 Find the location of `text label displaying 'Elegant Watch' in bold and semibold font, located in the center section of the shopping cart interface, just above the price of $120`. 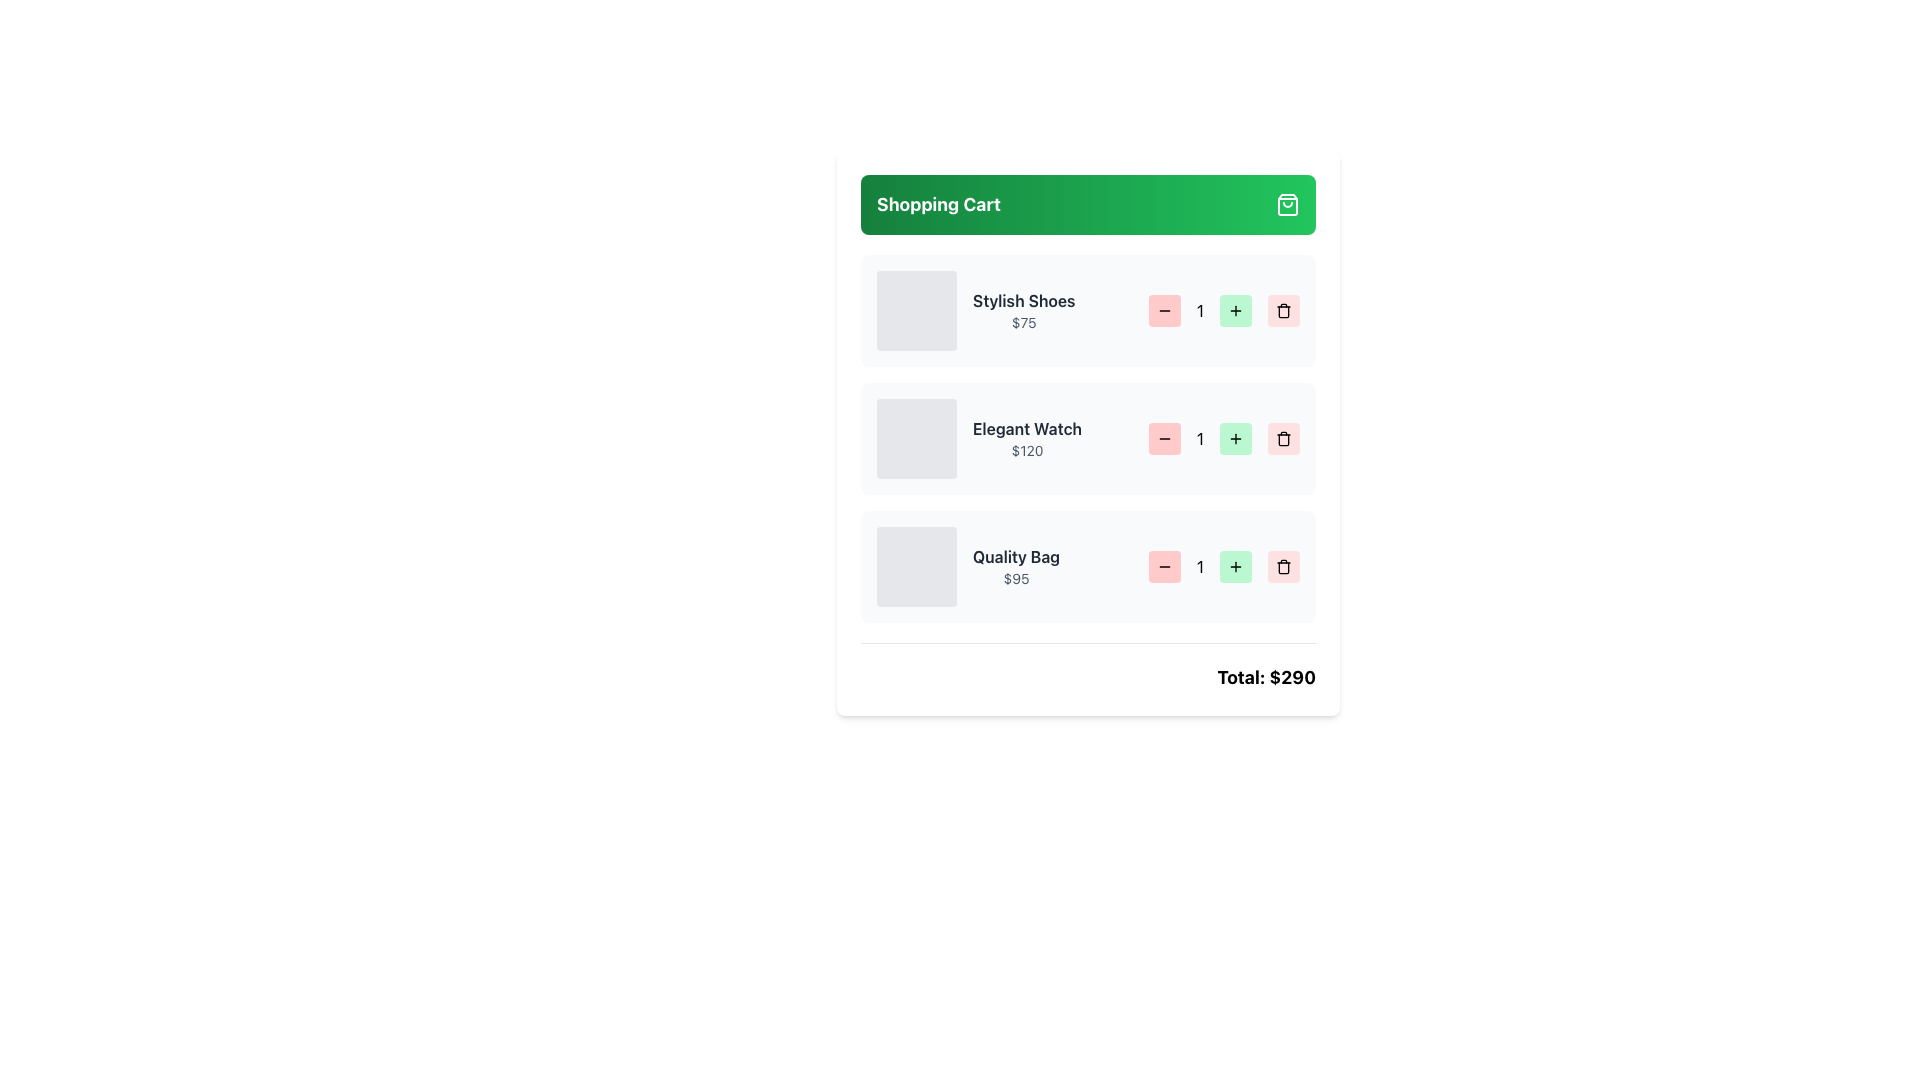

text label displaying 'Elegant Watch' in bold and semibold font, located in the center section of the shopping cart interface, just above the price of $120 is located at coordinates (1027, 427).